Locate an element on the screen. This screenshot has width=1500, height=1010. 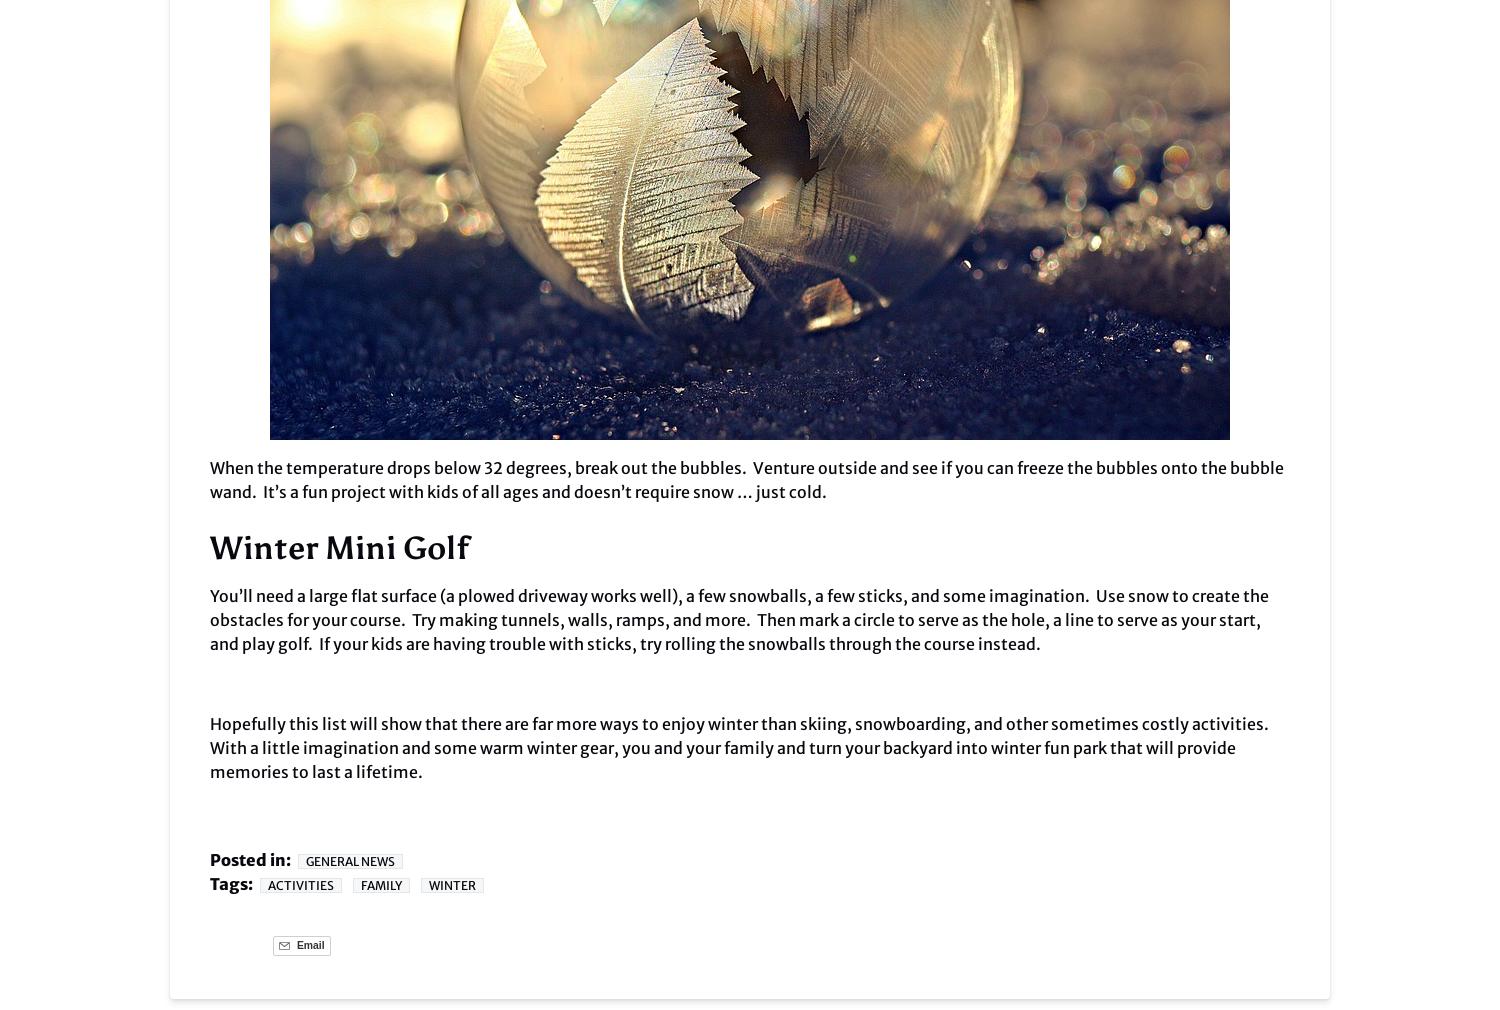
'Email' is located at coordinates (309, 945).